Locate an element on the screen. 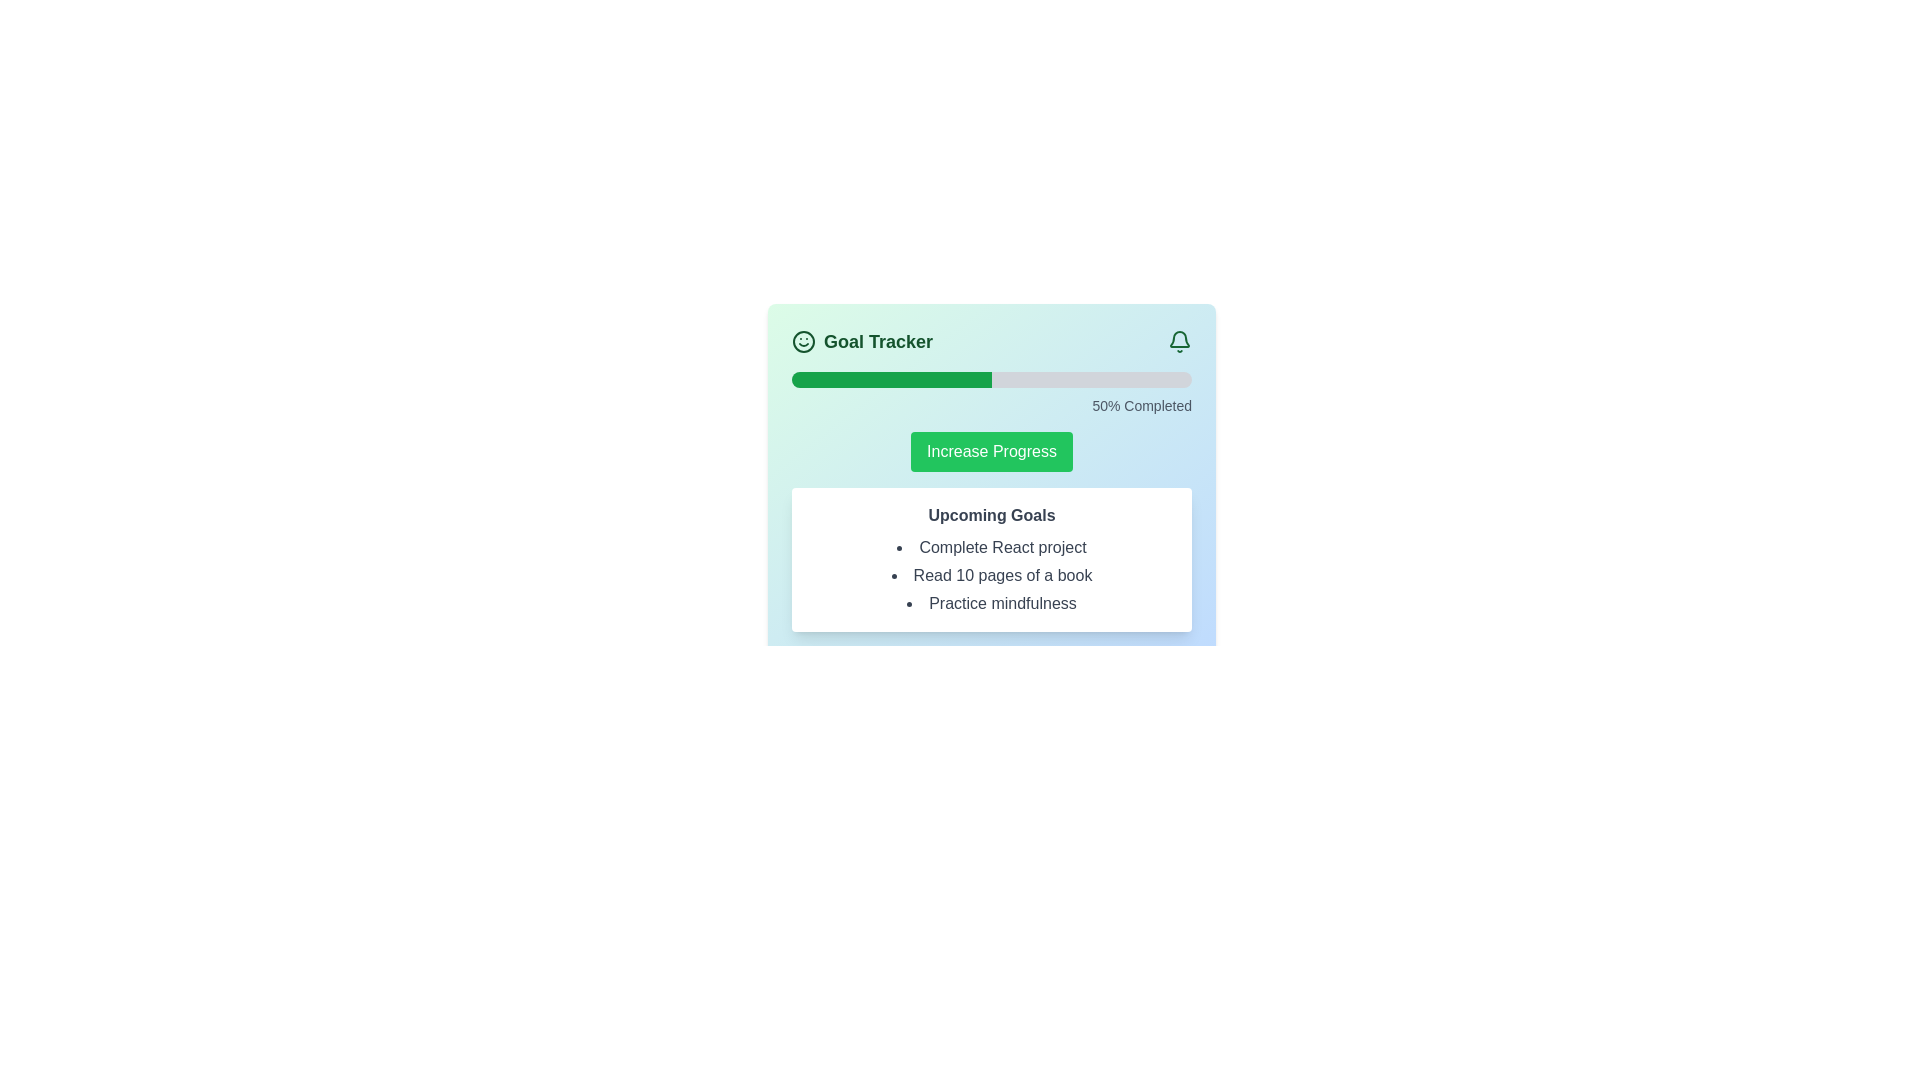 This screenshot has height=1080, width=1920. the 'Increase Progress' button, which is a rectangular button with a green background and white text, to observe the hover effect is located at coordinates (992, 451).